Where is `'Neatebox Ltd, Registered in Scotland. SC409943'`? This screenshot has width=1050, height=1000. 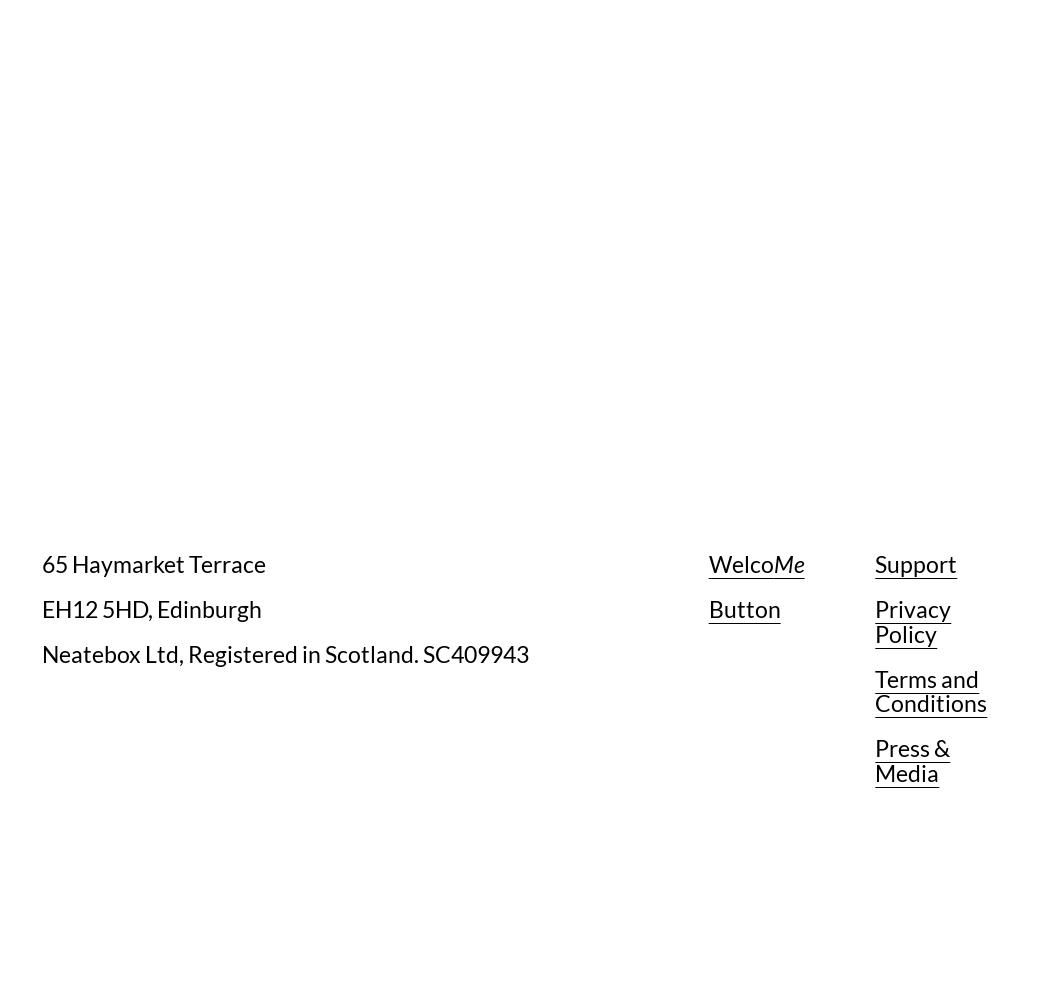
'Neatebox Ltd, Registered in Scotland. SC409943' is located at coordinates (284, 653).